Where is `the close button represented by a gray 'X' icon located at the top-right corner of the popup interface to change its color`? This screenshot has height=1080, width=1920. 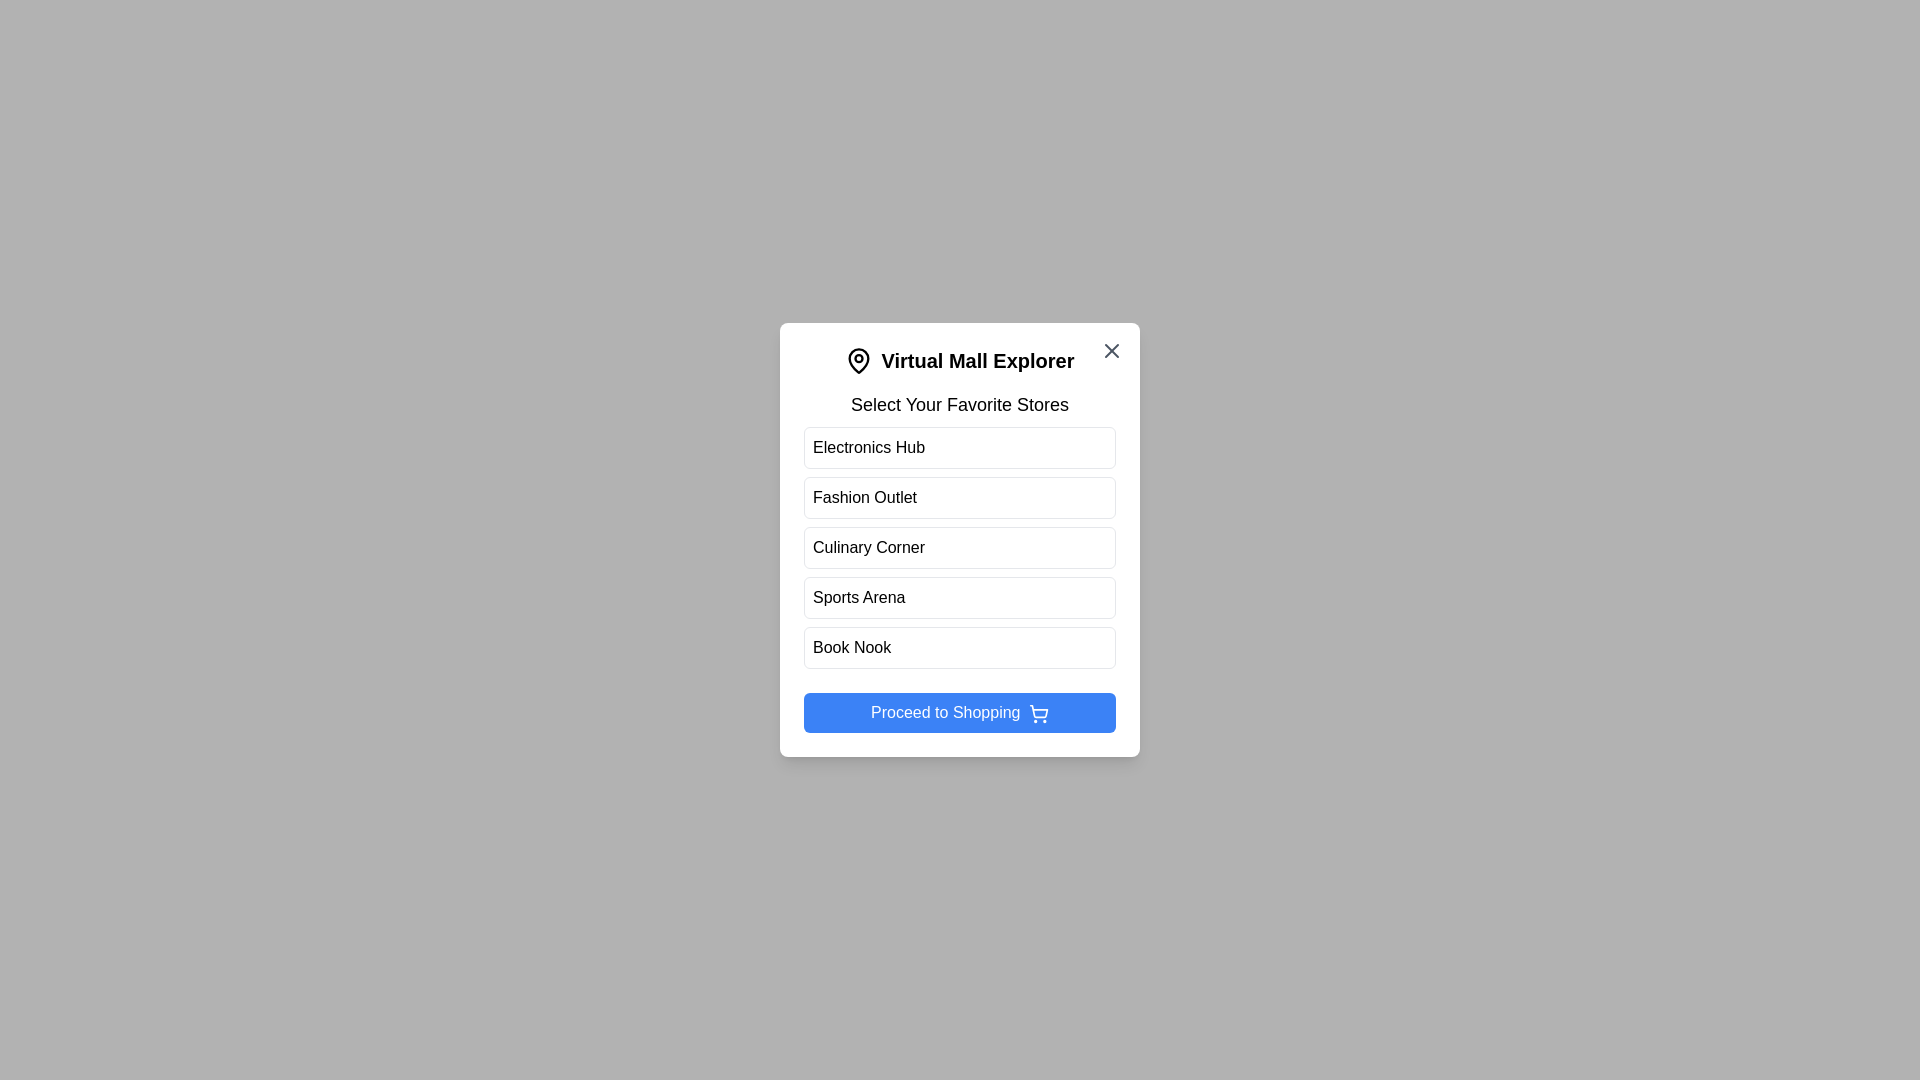
the close button represented by a gray 'X' icon located at the top-right corner of the popup interface to change its color is located at coordinates (1111, 350).